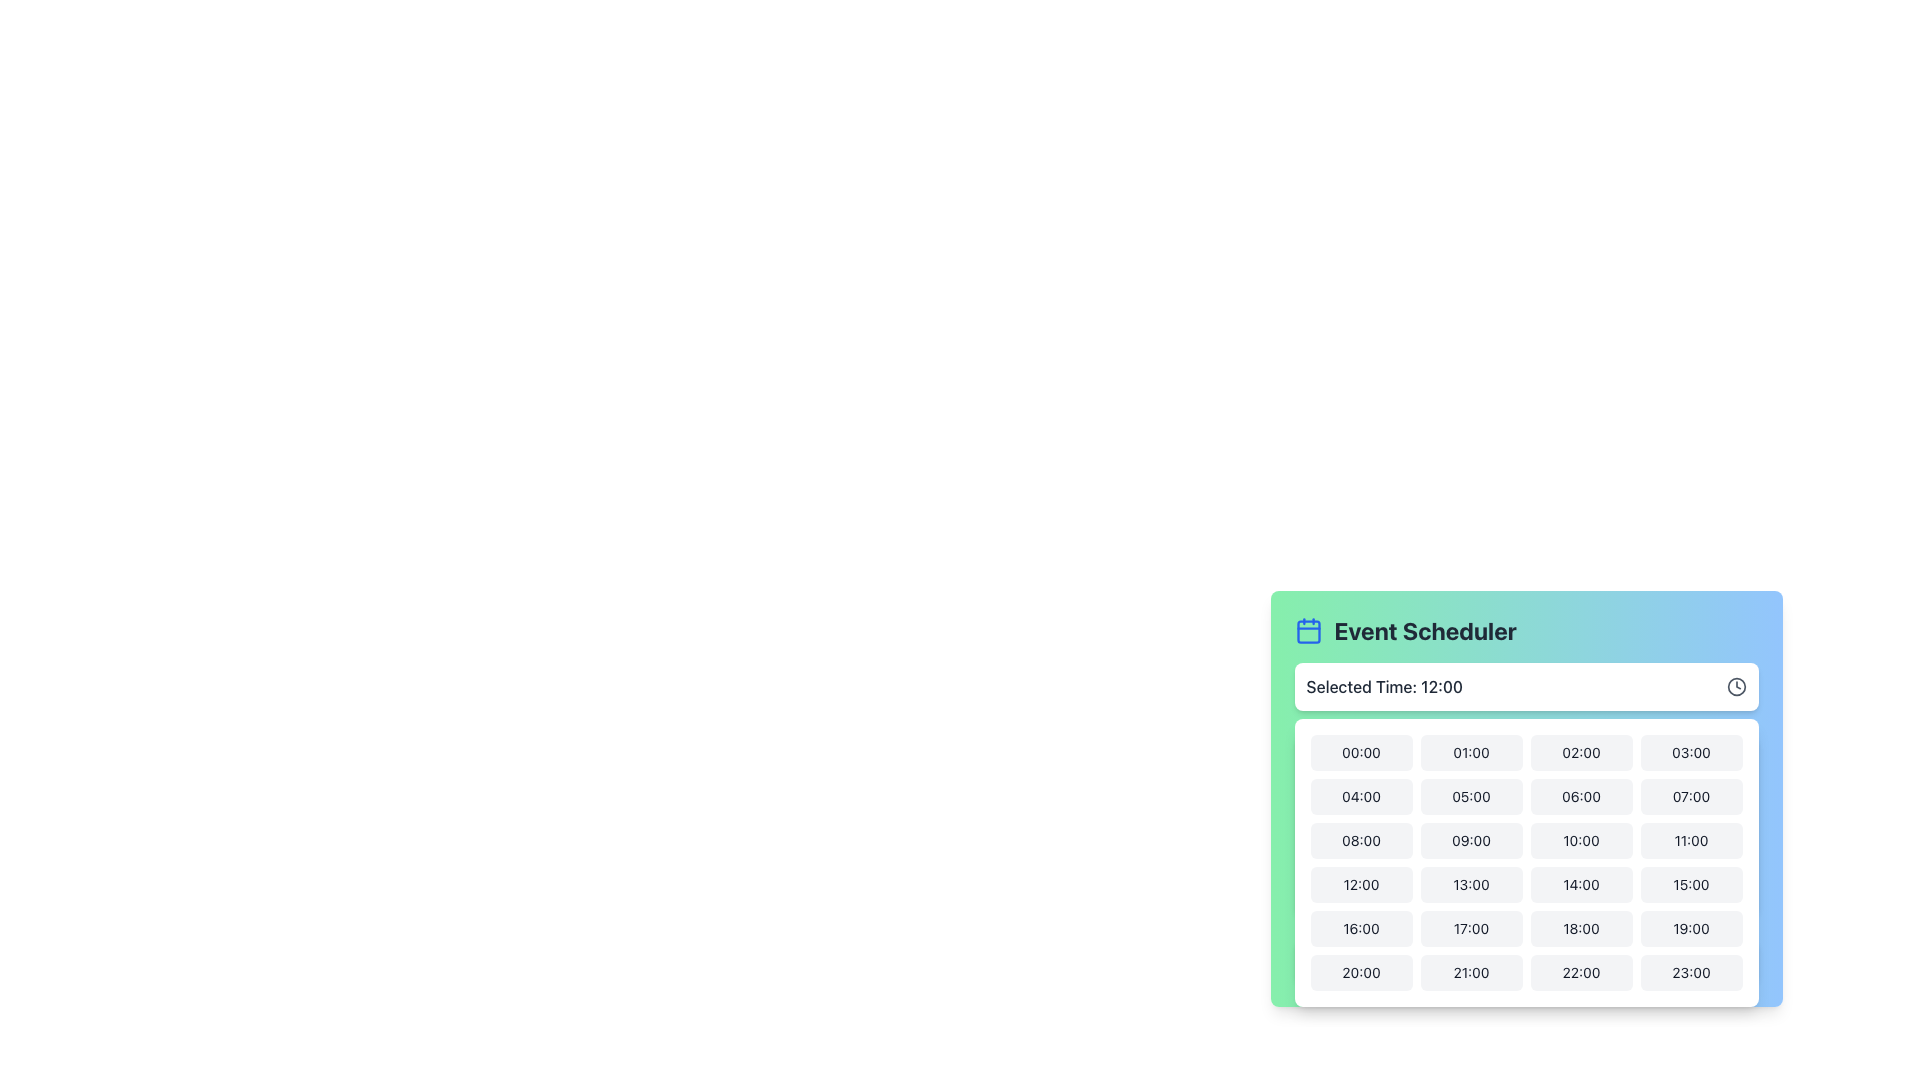 This screenshot has width=1920, height=1080. Describe the element at coordinates (1471, 883) in the screenshot. I see `the rectangular button labeled '13:00' in the 'Event Scheduler' dialog box` at that location.